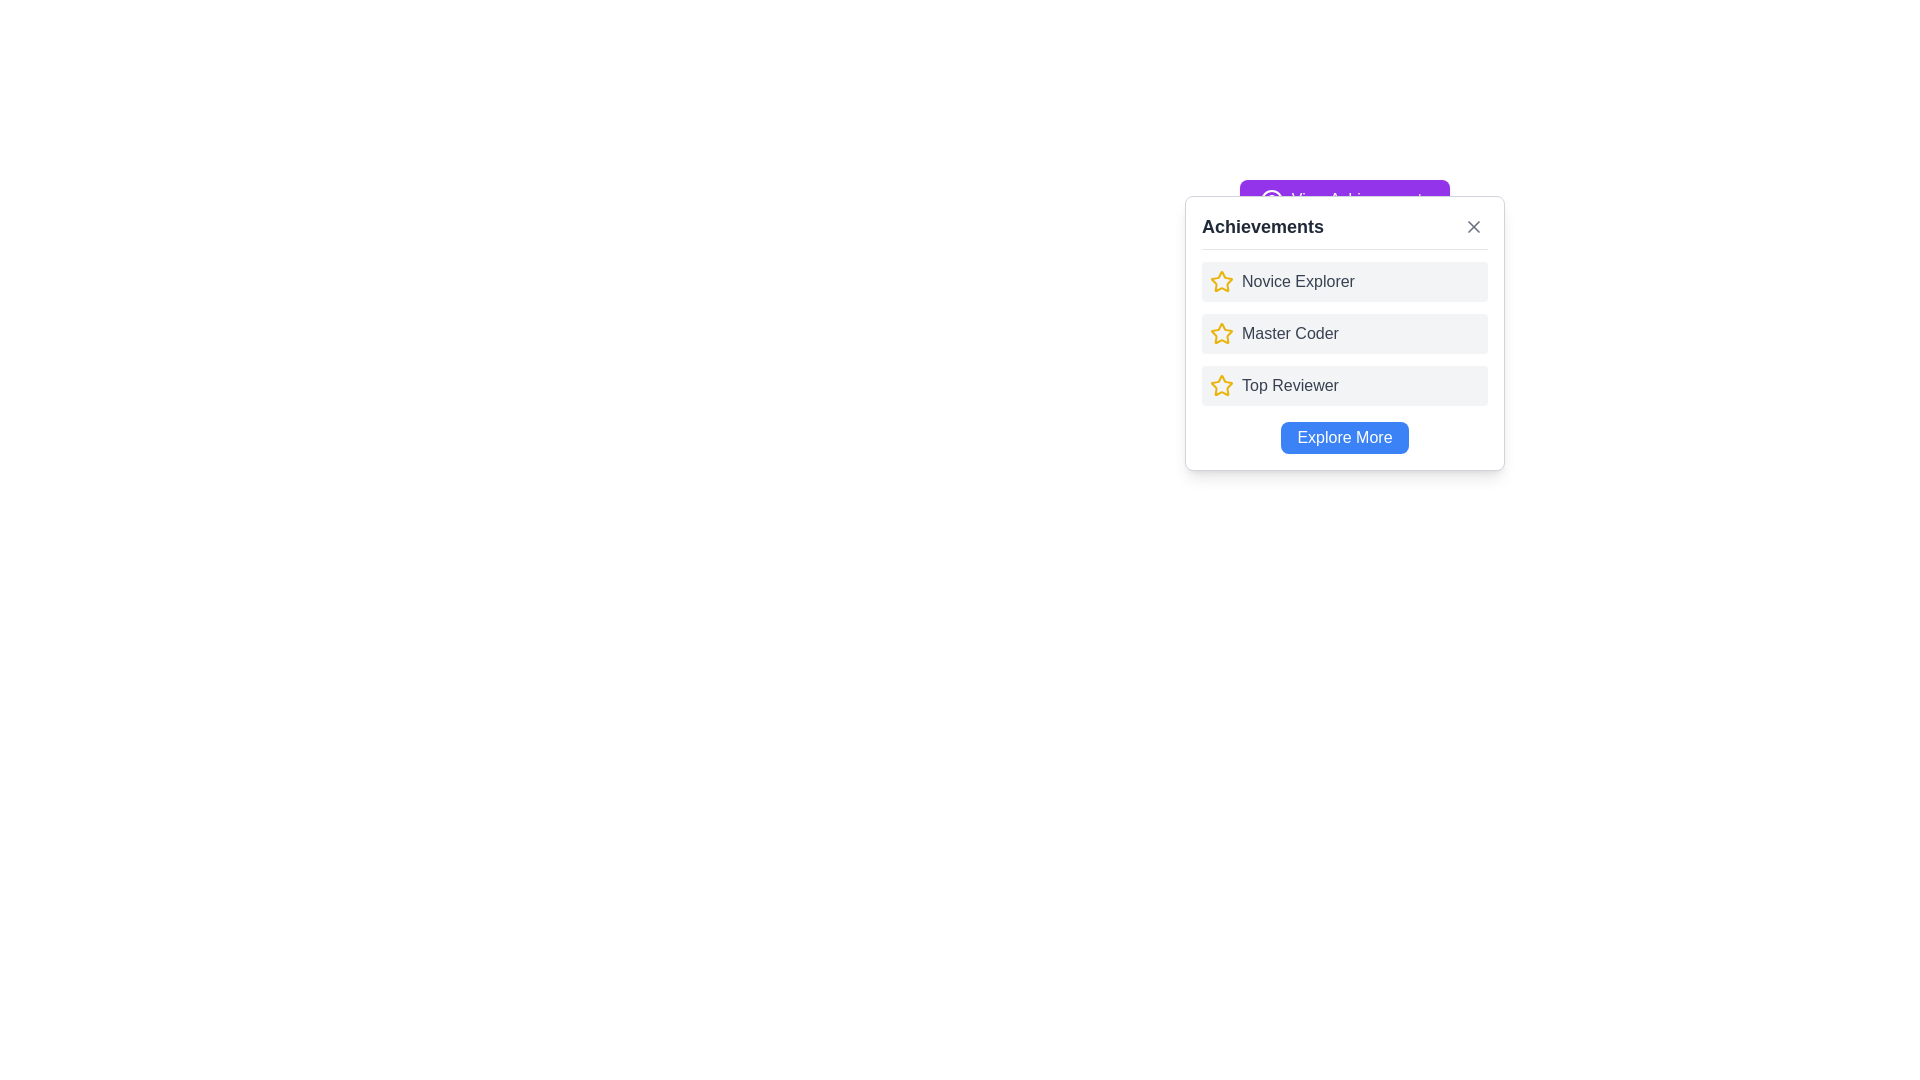  I want to click on the 'Master Coder' text label element, which is styled in gray and is located next to a yellow star icon within the 'Achievements' popup box, so click(1290, 333).